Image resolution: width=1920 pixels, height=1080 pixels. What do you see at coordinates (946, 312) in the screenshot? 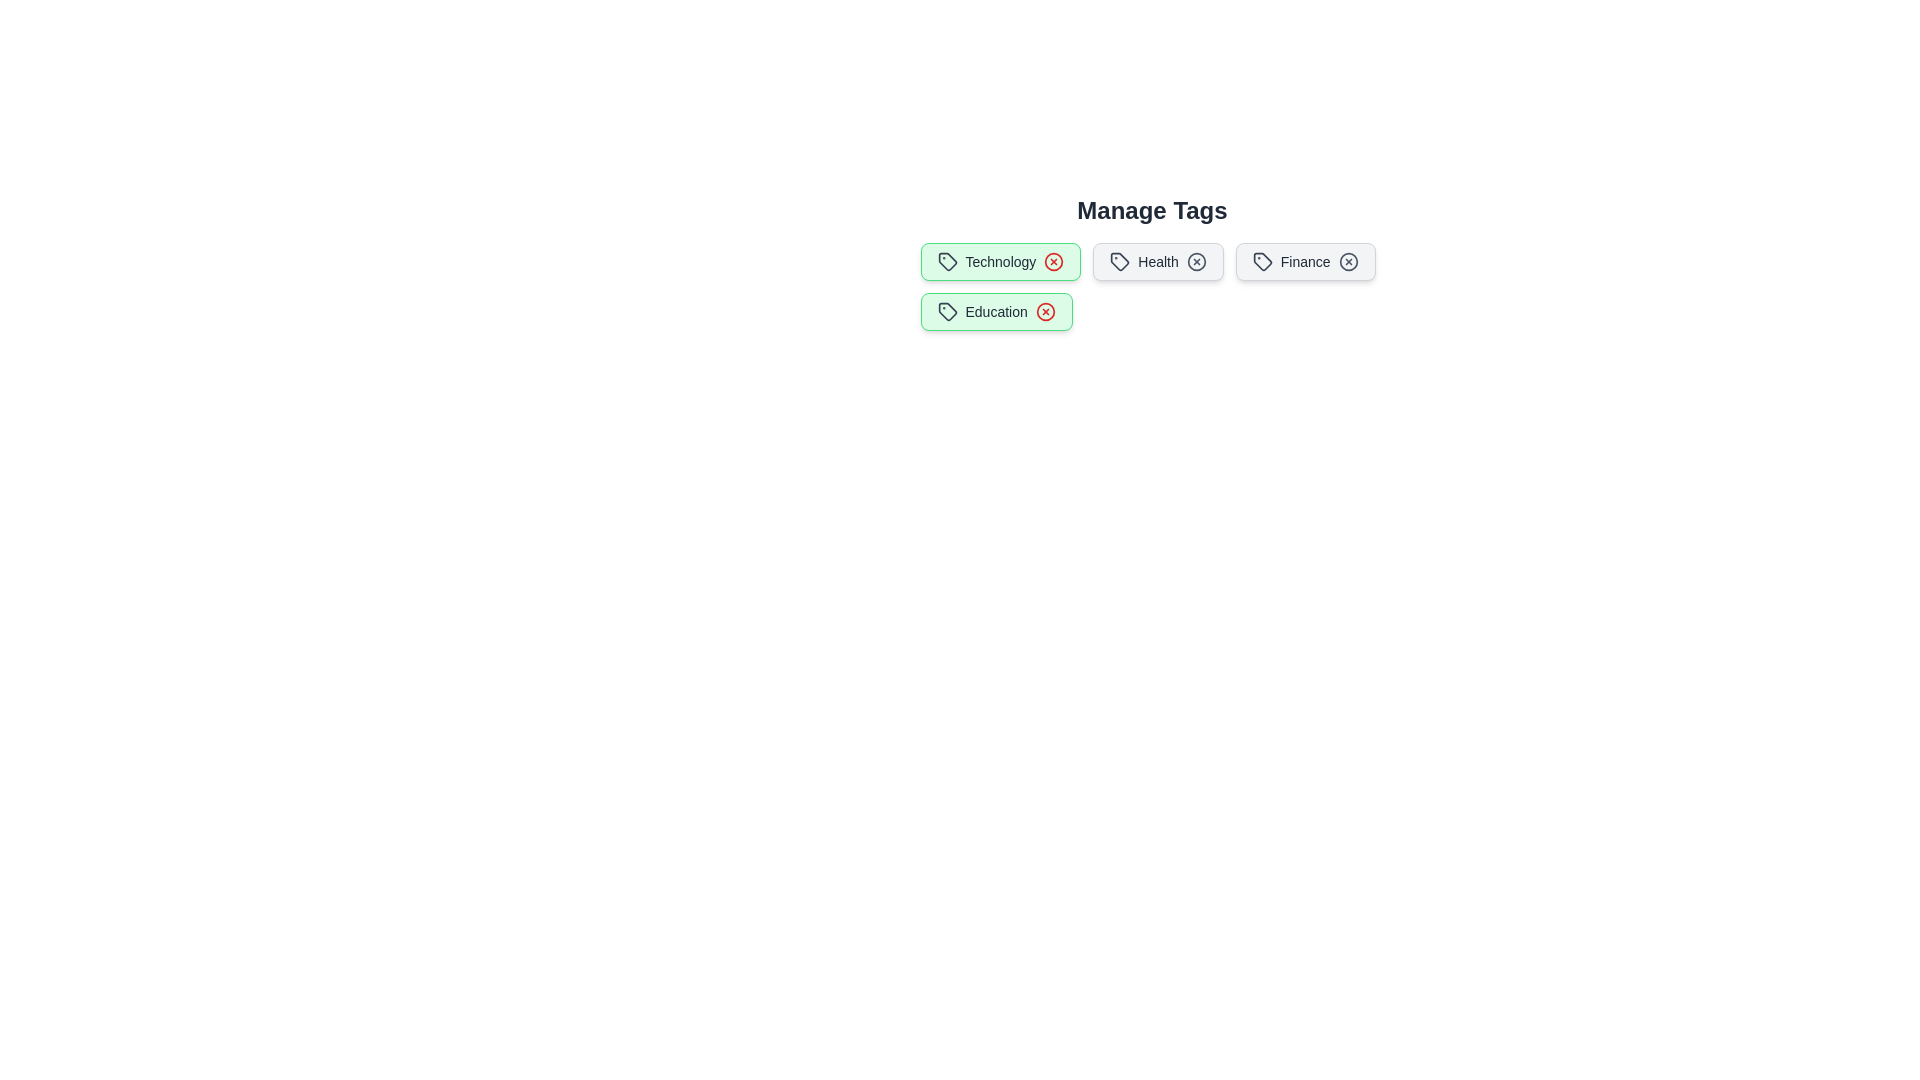
I see `the icon within the tag labeled Education` at bounding box center [946, 312].